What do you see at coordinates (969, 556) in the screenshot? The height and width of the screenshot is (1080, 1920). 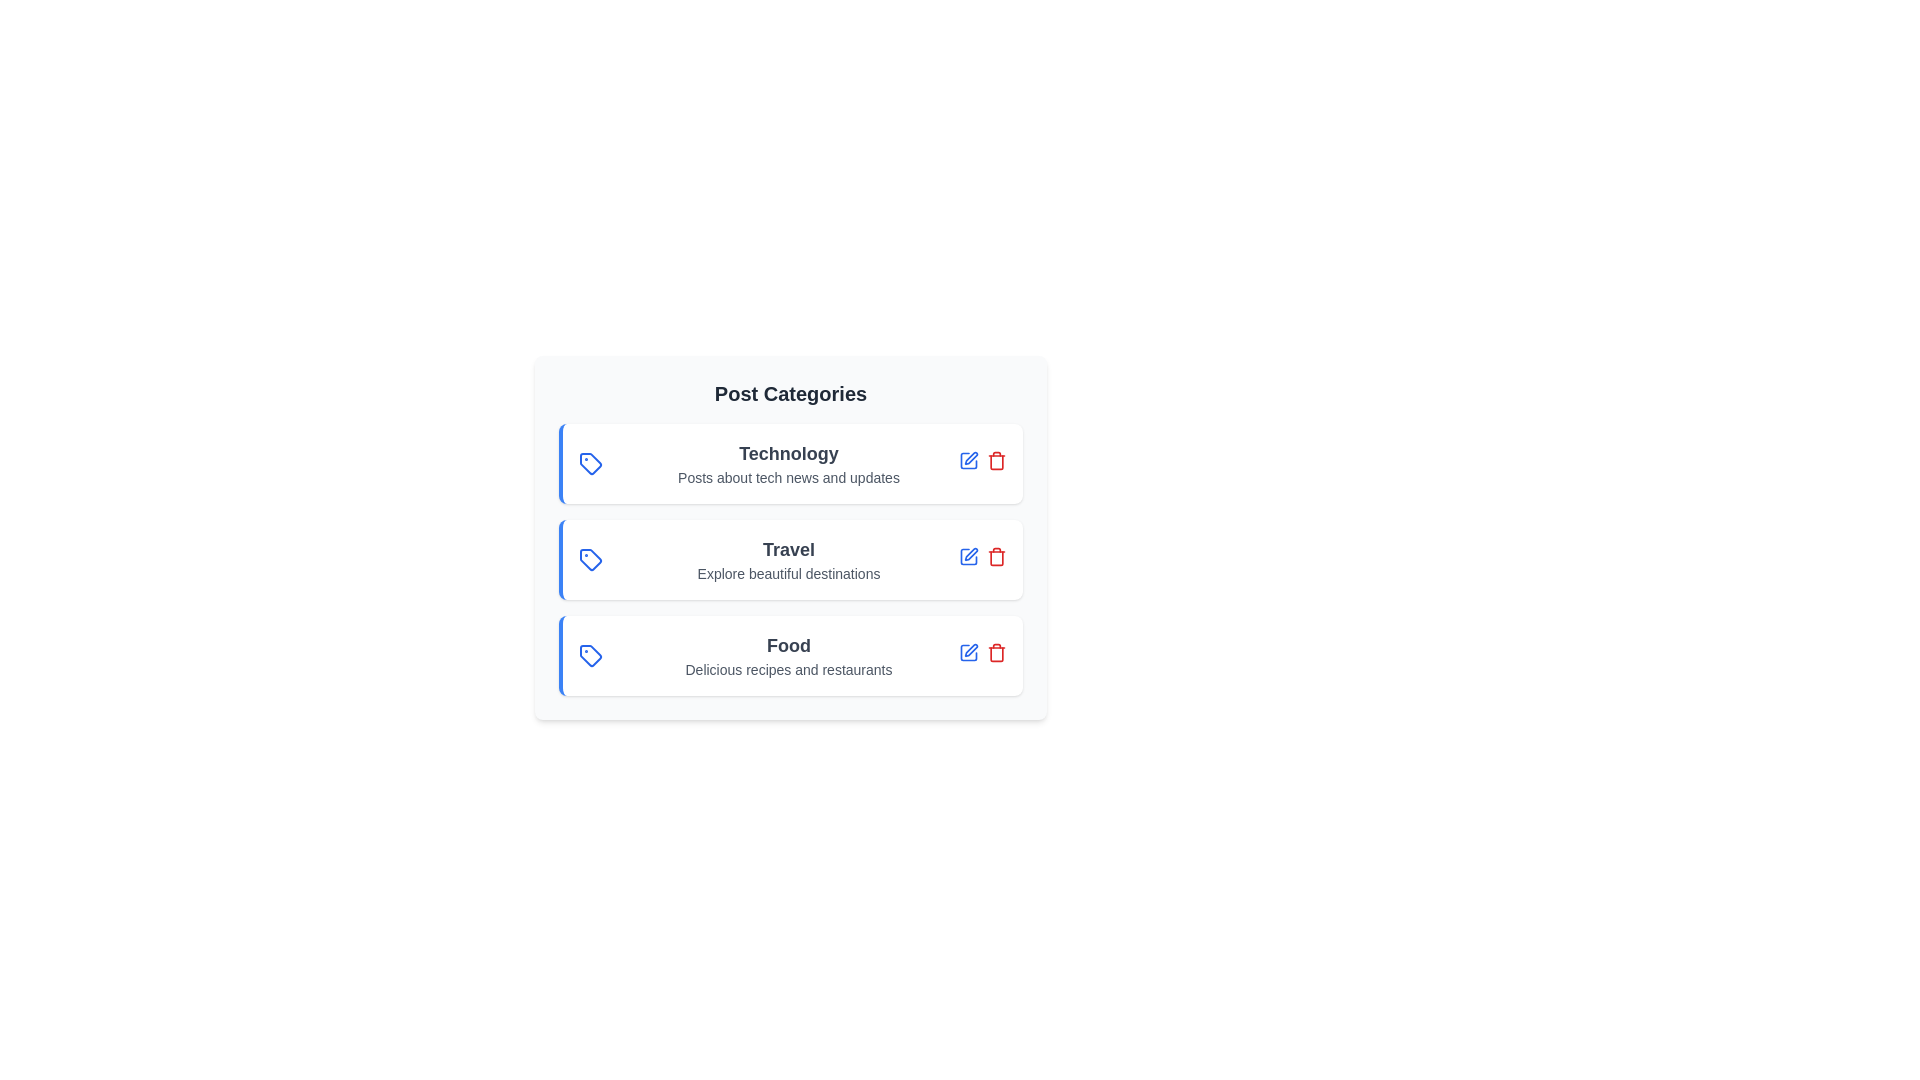 I see `edit button for the category Travel` at bounding box center [969, 556].